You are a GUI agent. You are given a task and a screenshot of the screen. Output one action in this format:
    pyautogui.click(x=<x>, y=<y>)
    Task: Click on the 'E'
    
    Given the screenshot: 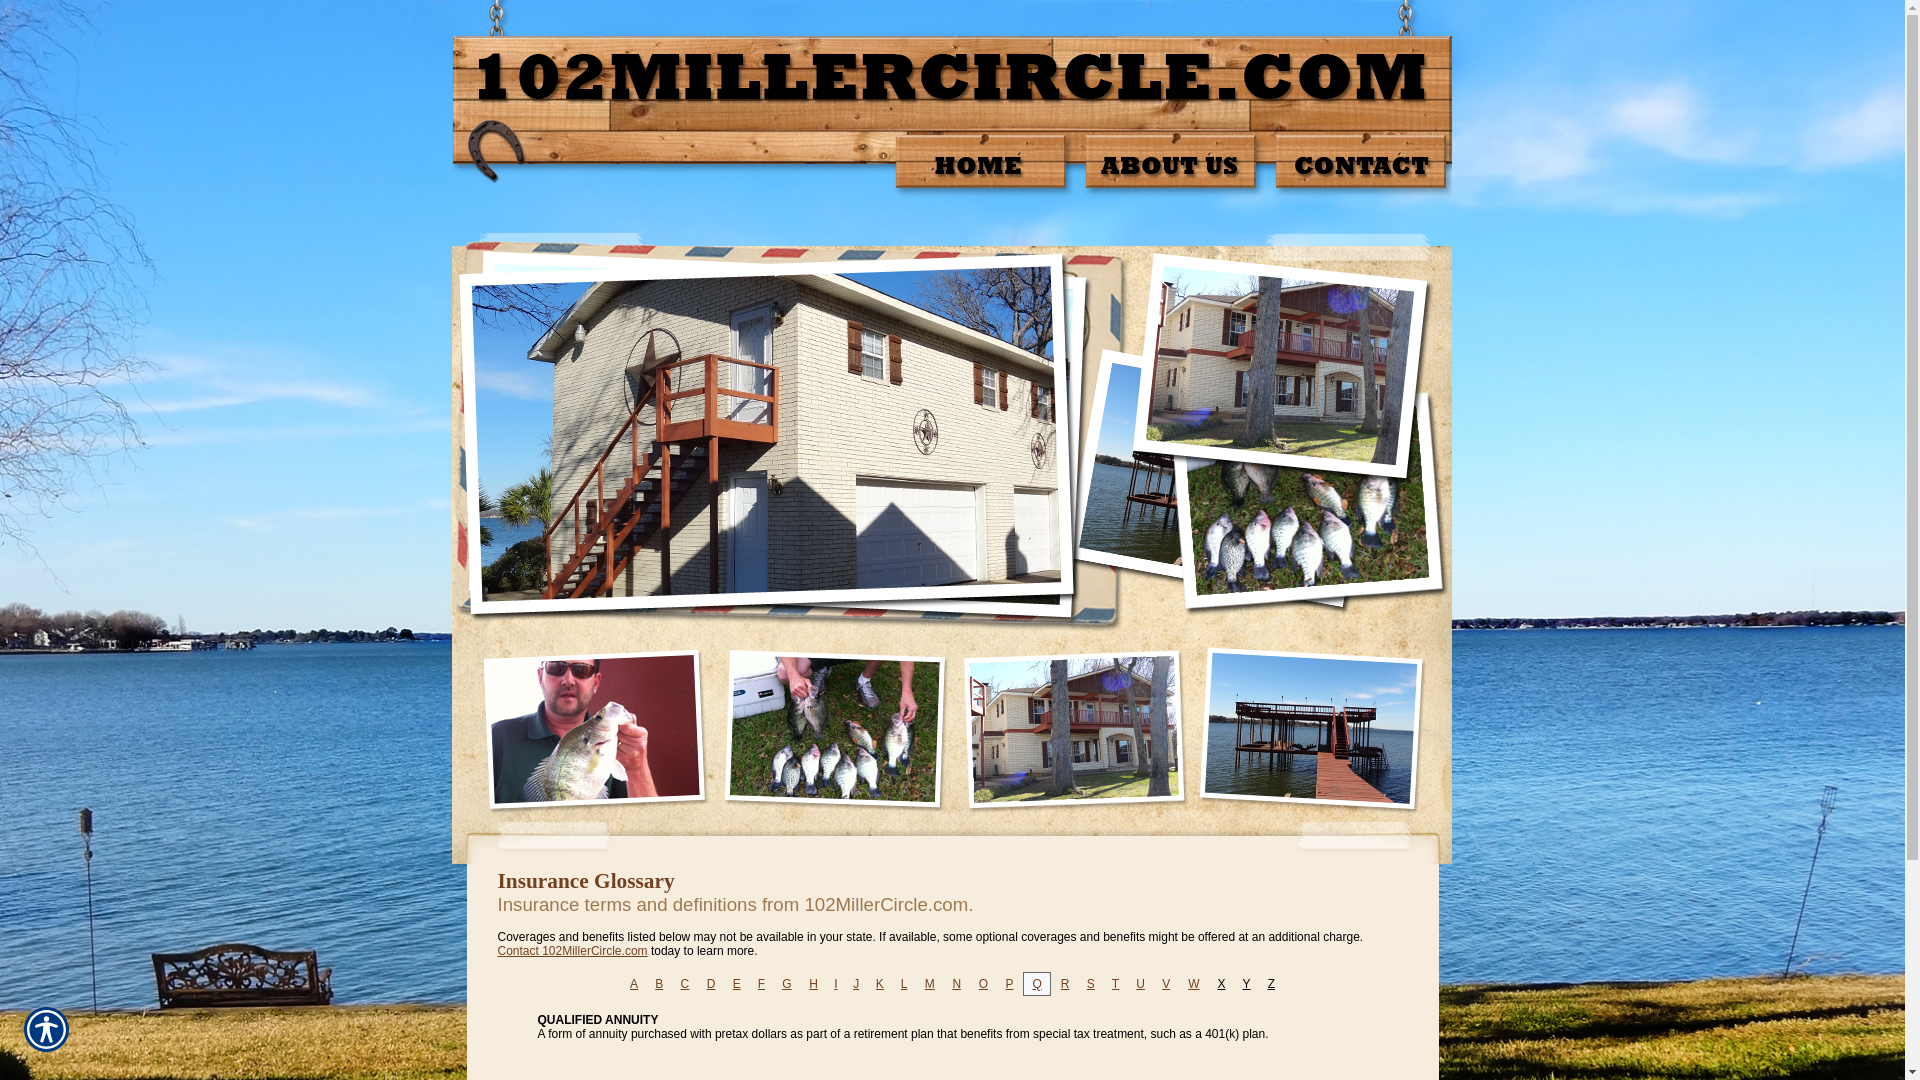 What is the action you would take?
    pyautogui.click(x=736, y=982)
    